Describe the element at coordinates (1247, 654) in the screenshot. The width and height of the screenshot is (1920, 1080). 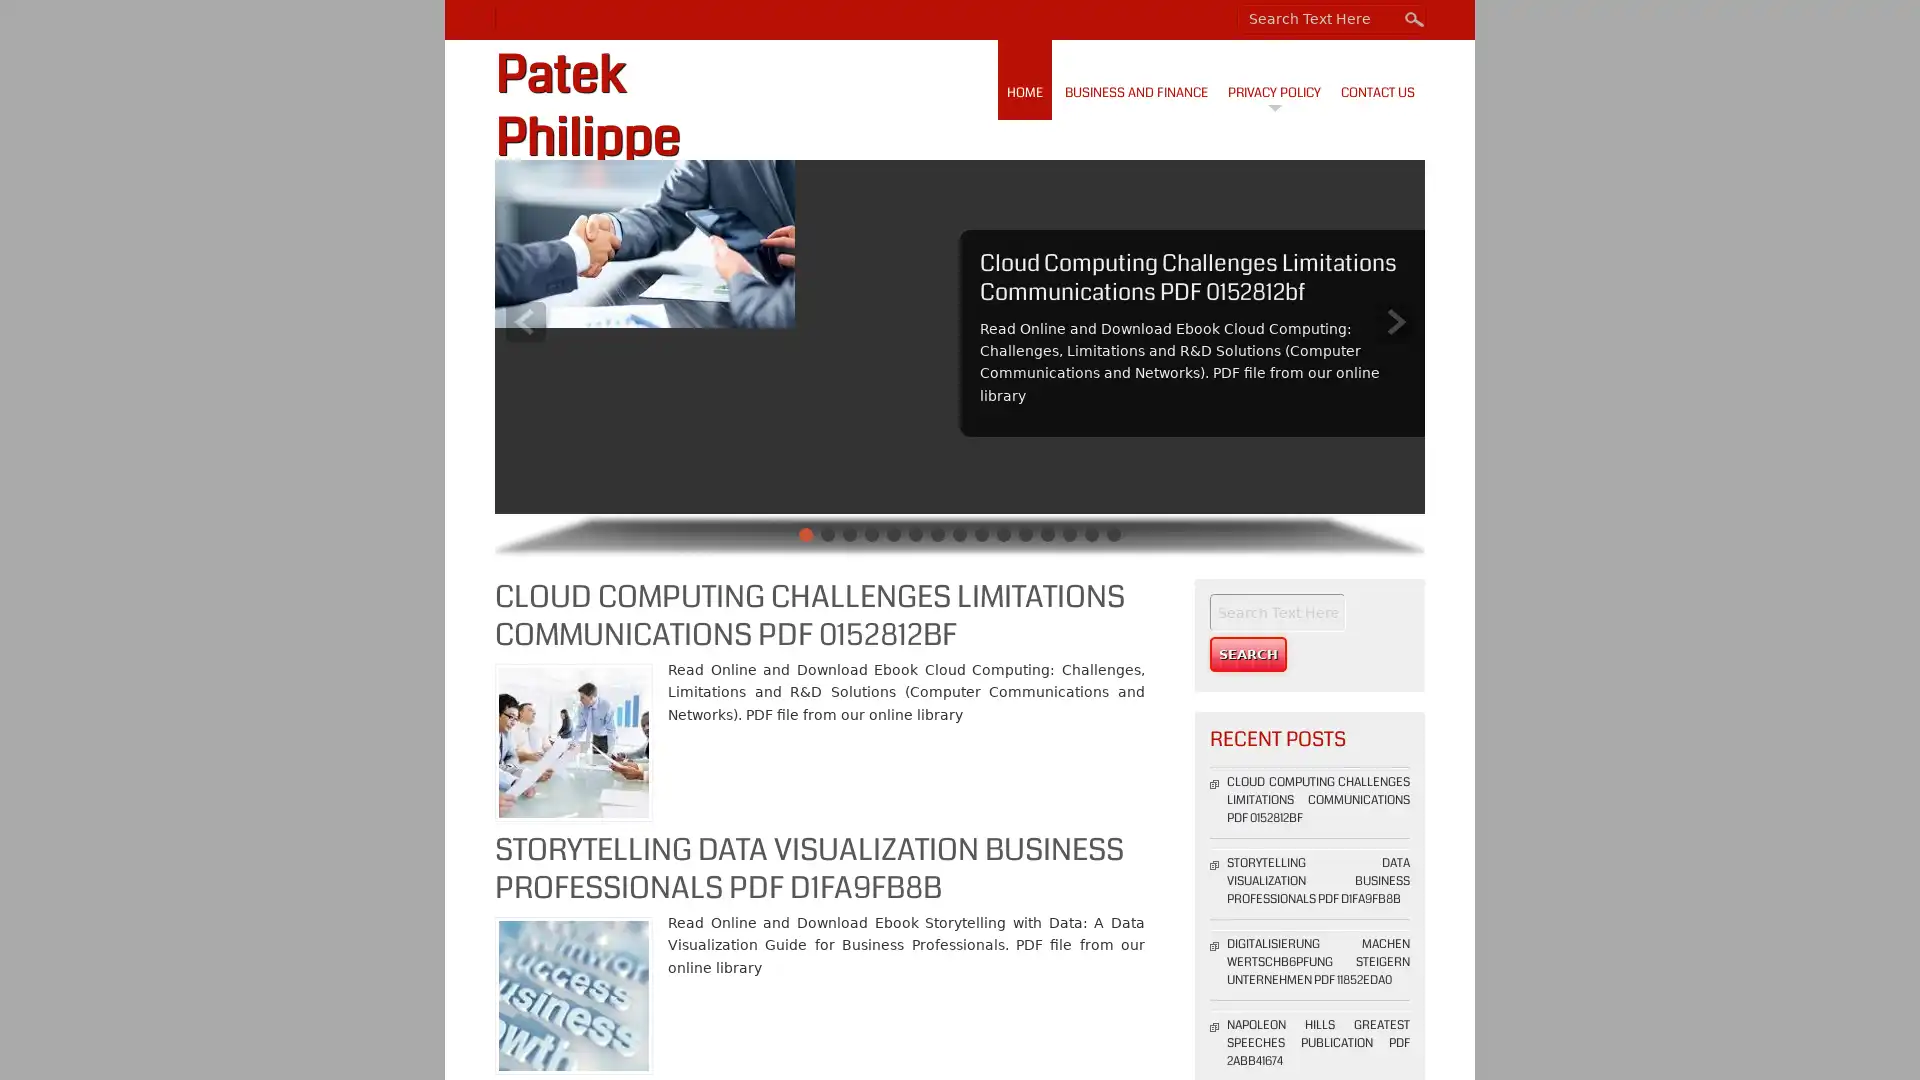
I see `Search` at that location.